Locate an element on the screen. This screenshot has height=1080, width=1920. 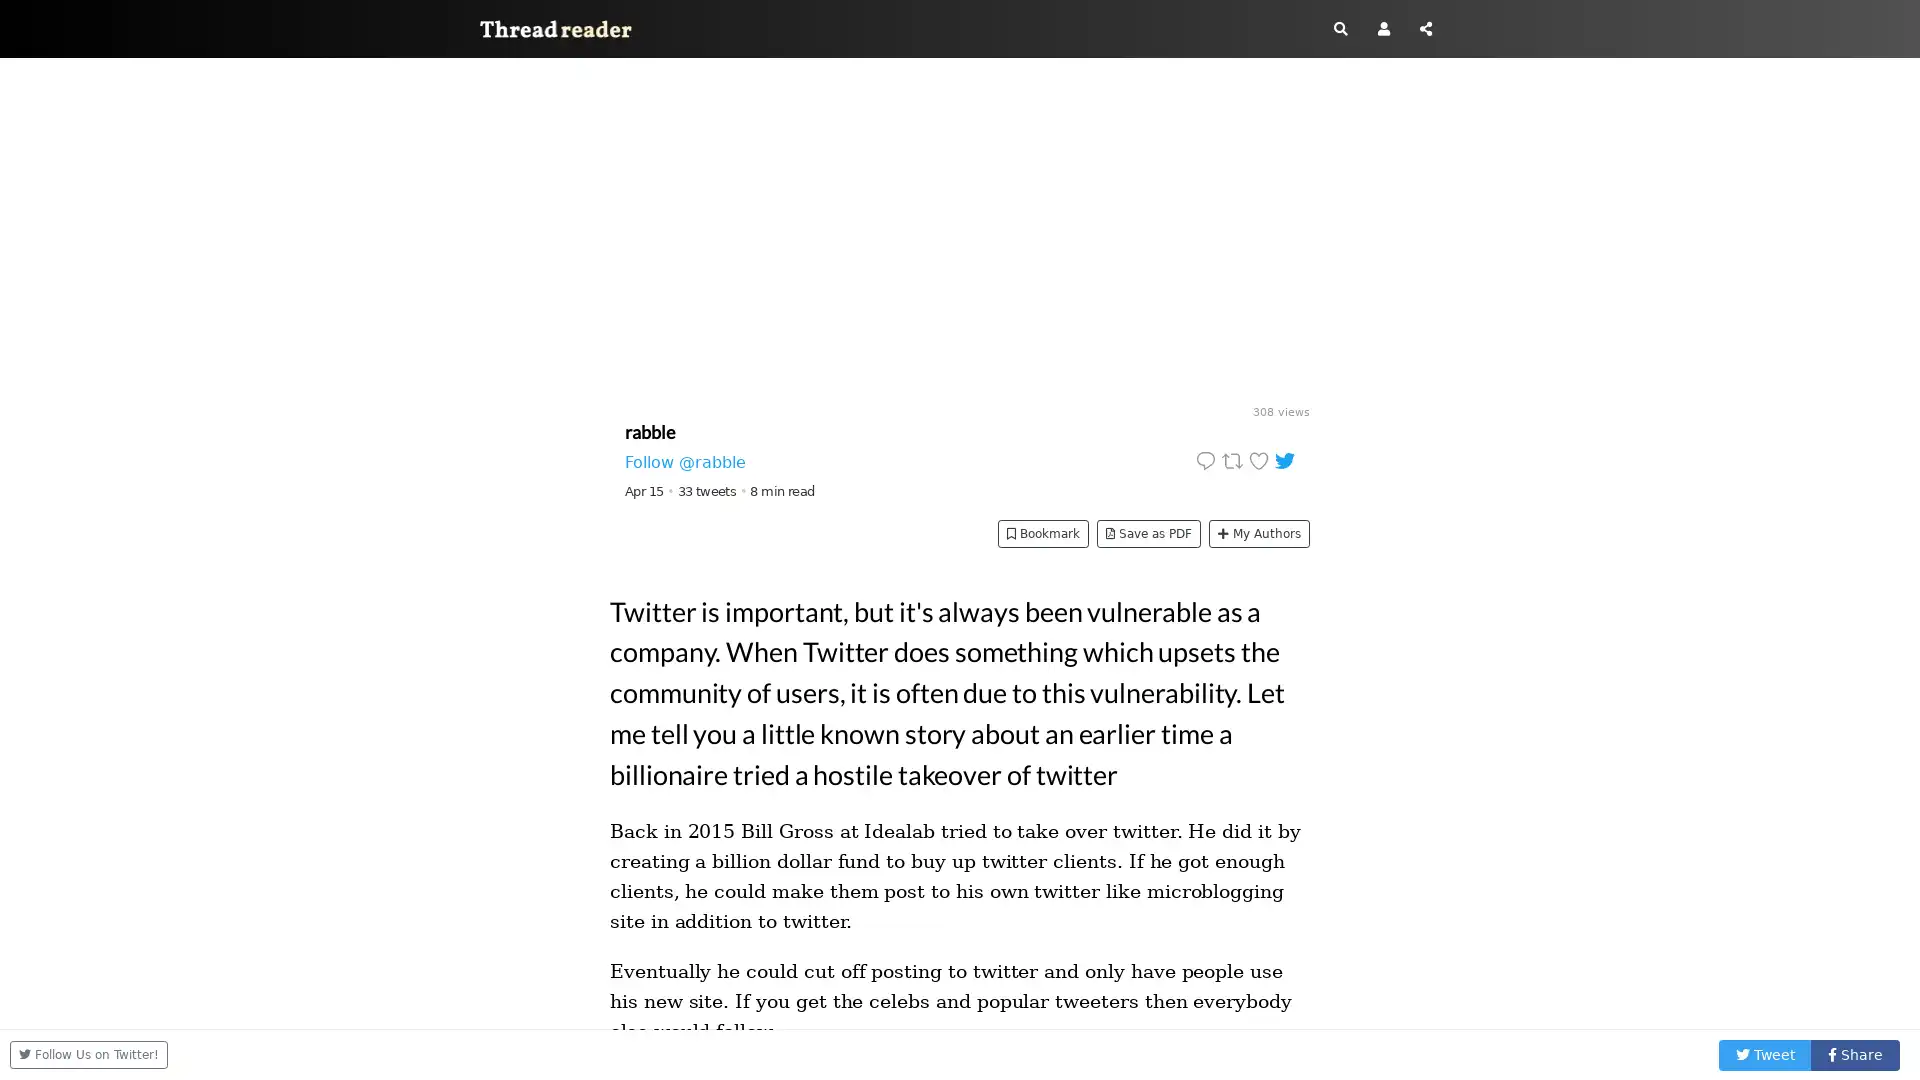
My Authors is located at coordinates (1258, 532).